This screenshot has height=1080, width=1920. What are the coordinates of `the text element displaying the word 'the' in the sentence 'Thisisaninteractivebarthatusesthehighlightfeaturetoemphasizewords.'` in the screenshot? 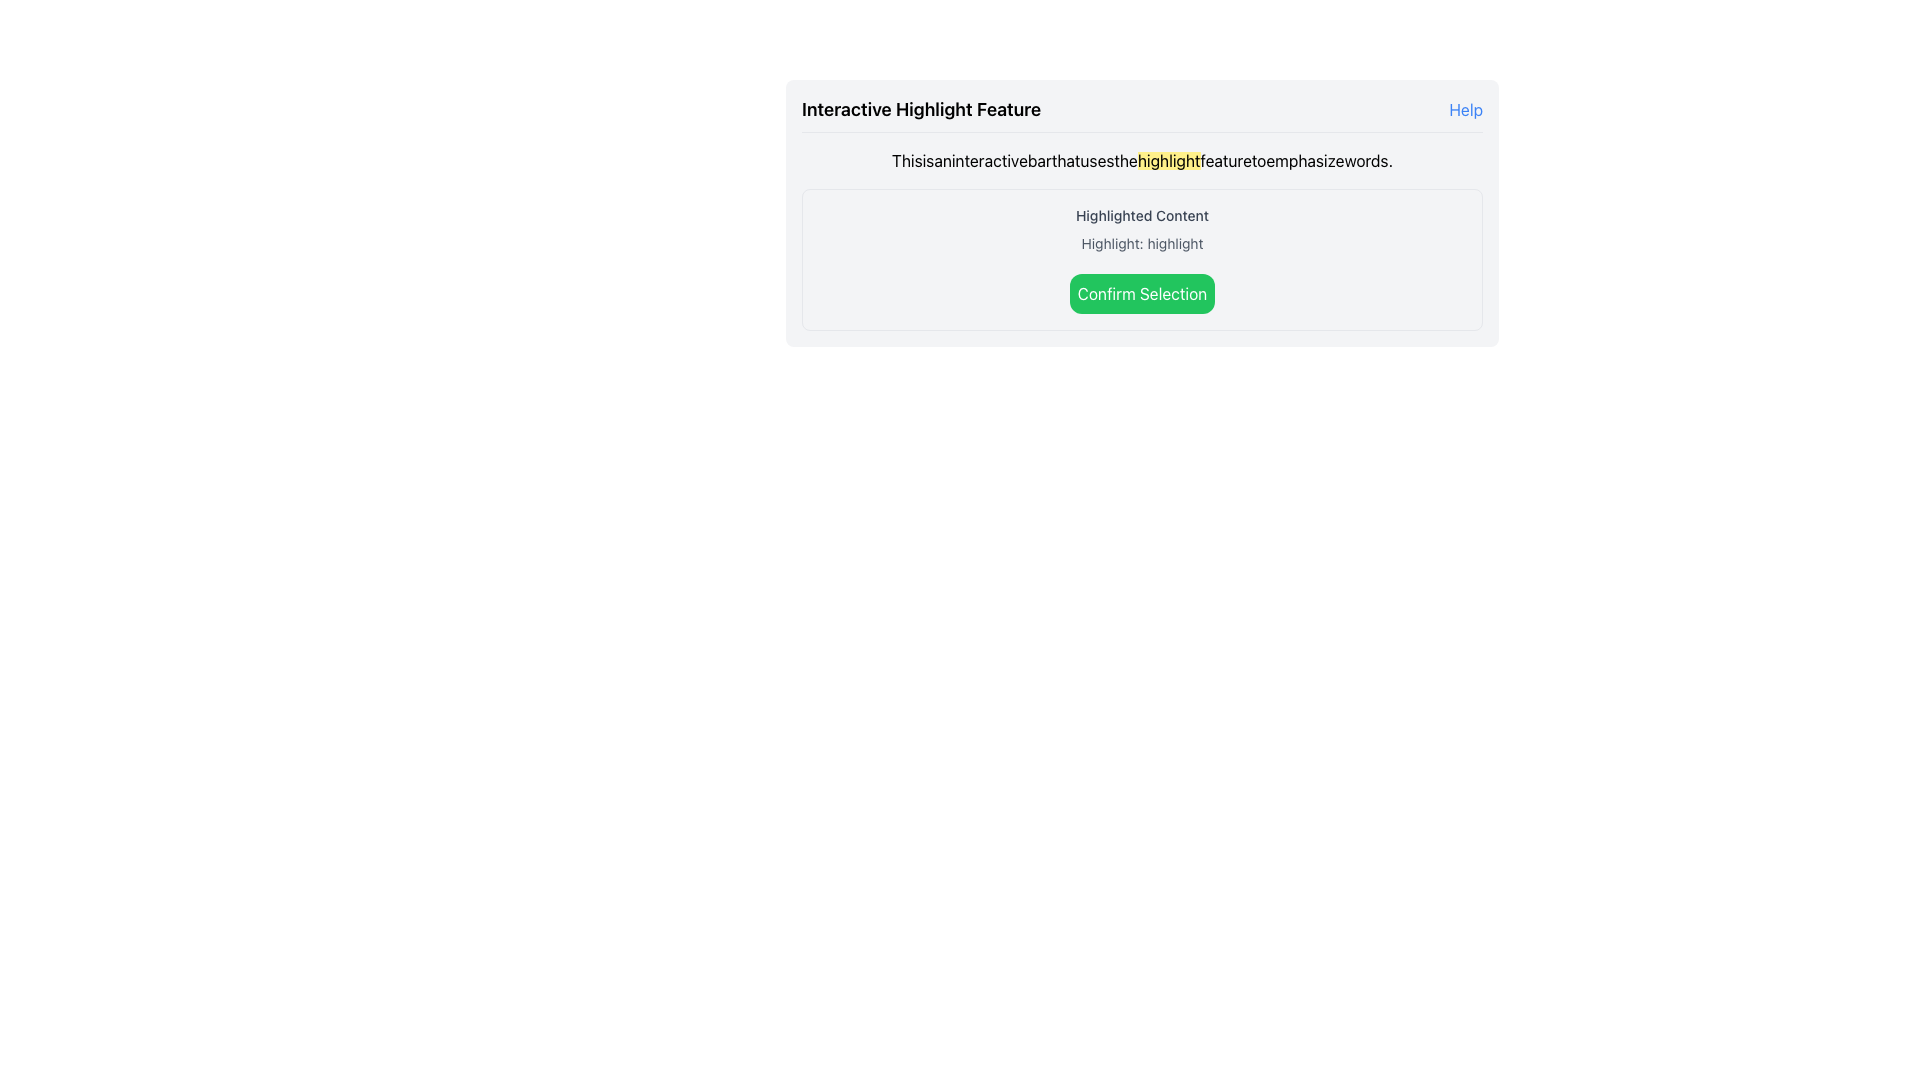 It's located at (1126, 160).